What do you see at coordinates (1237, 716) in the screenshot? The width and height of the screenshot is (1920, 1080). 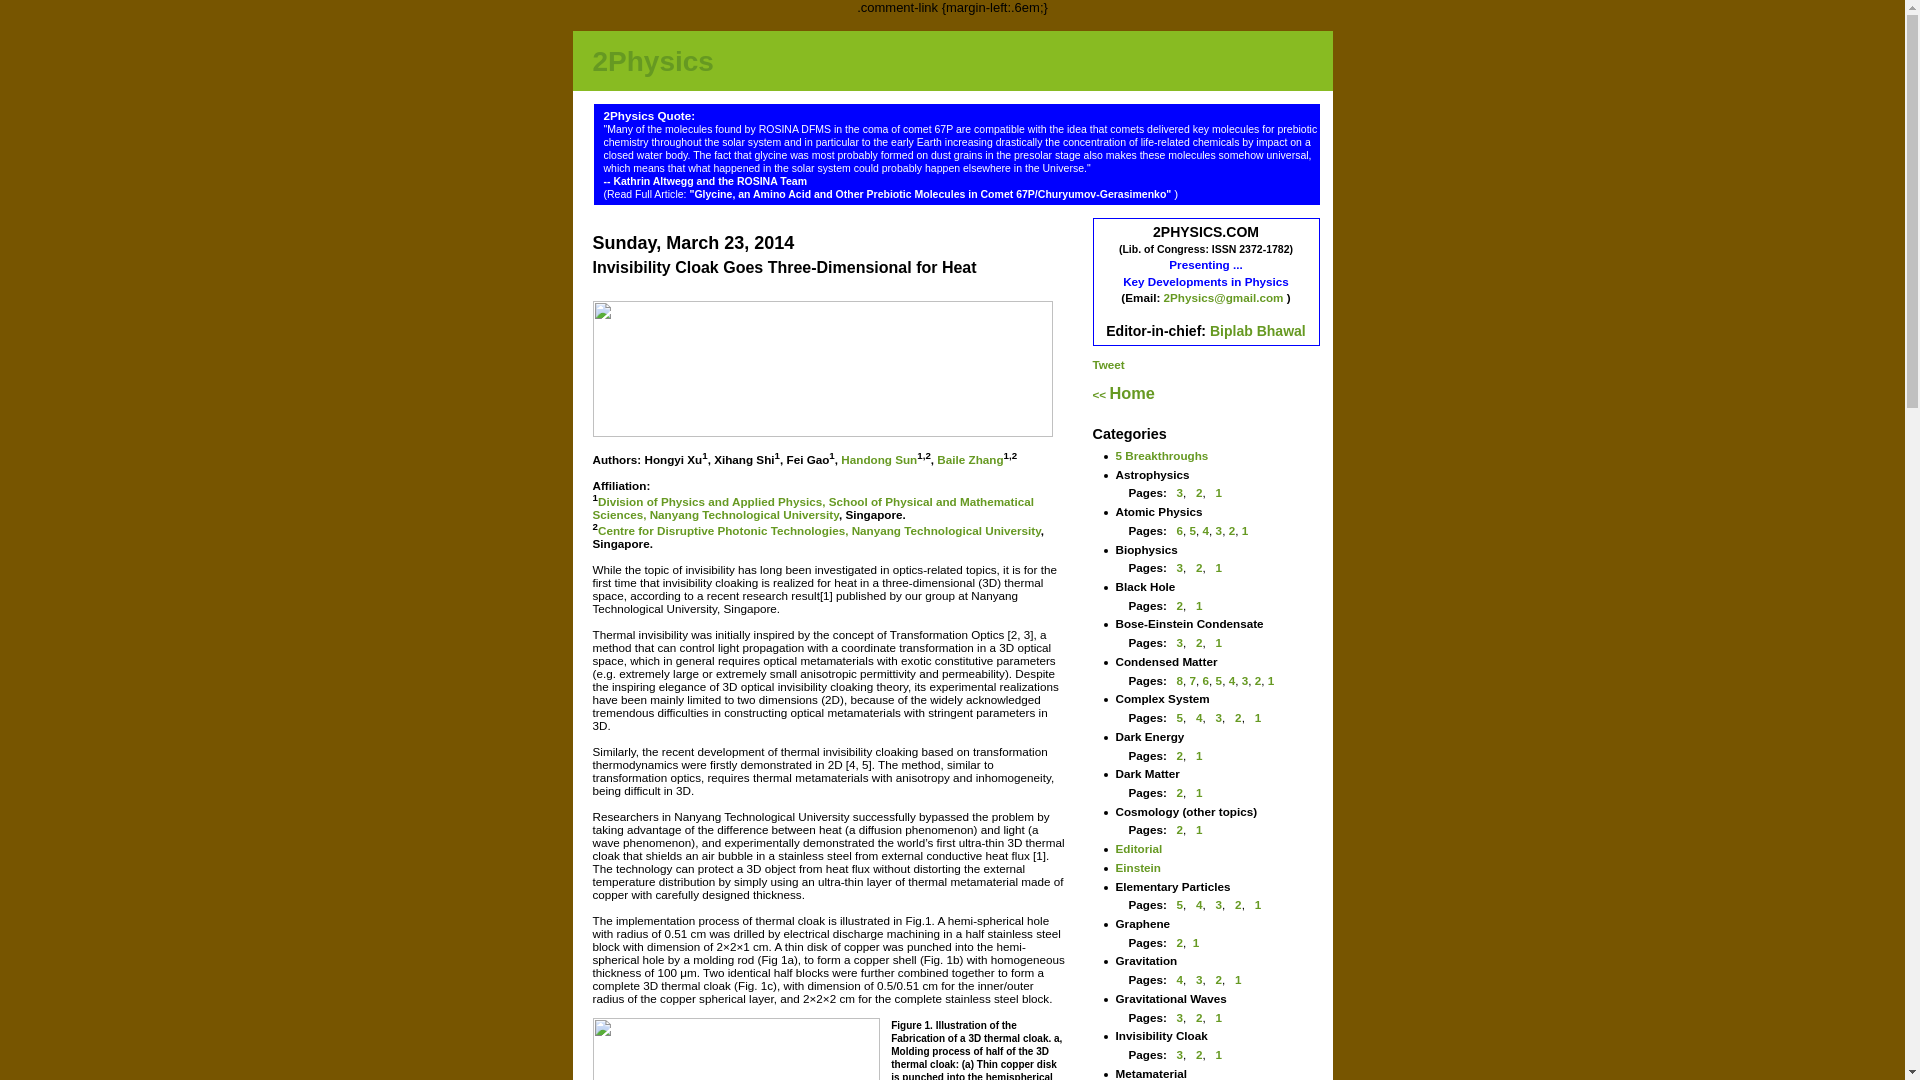 I see `'2'` at bounding box center [1237, 716].